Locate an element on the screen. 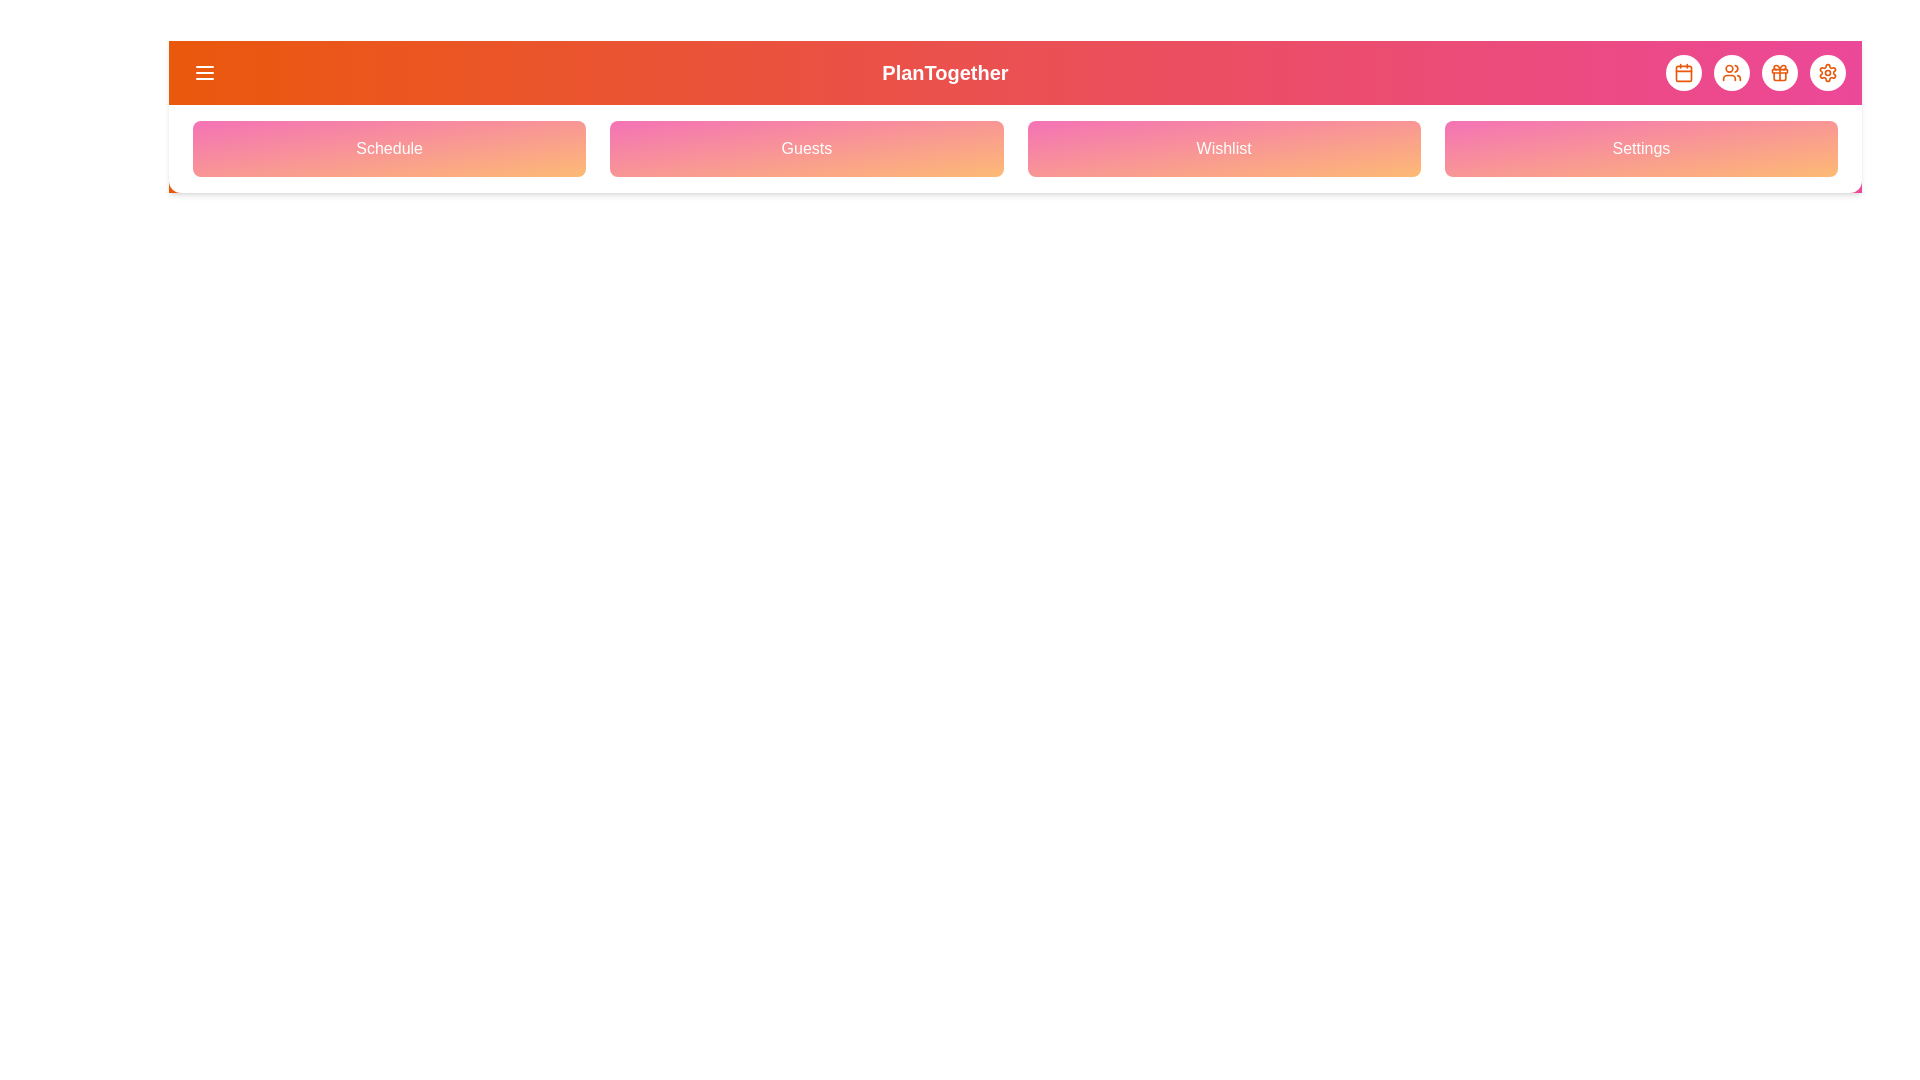 The width and height of the screenshot is (1920, 1080). the navigation menu option Wishlist is located at coordinates (1223, 148).